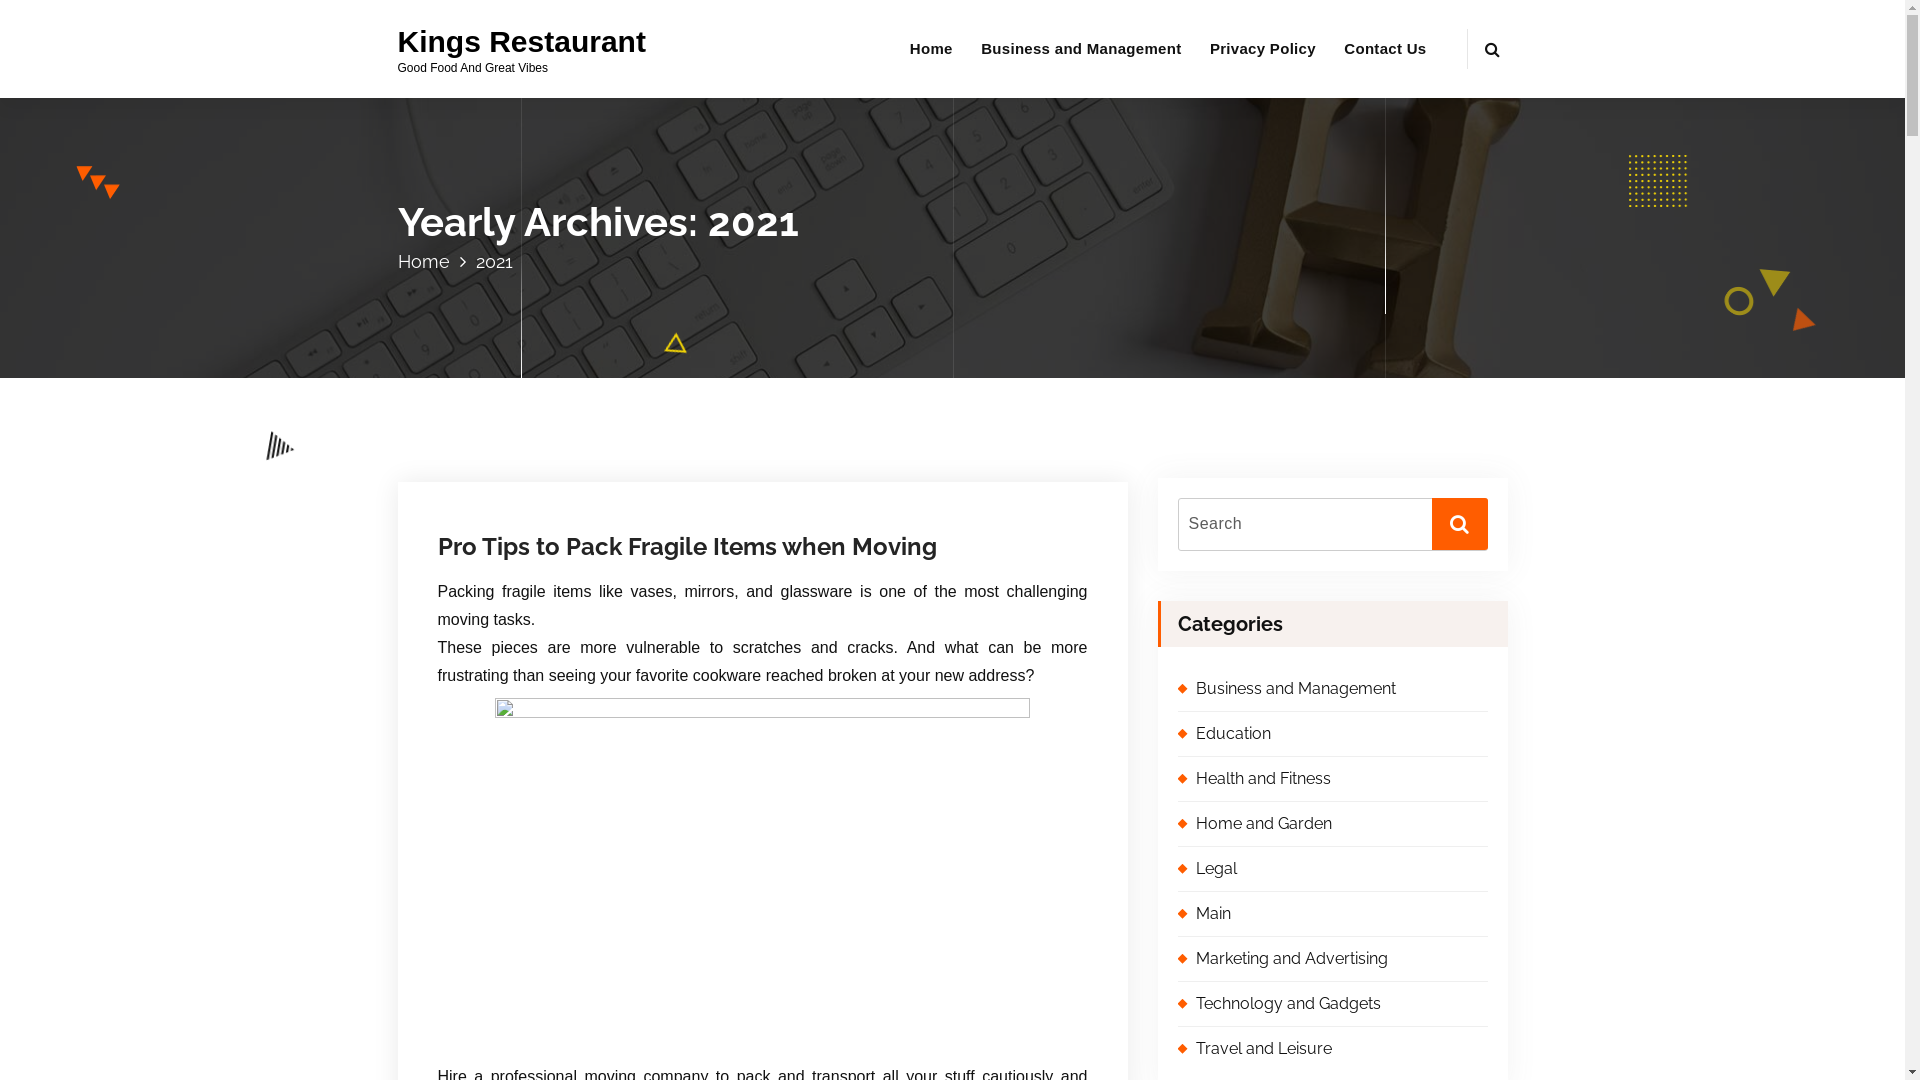  What do you see at coordinates (1333, 778) in the screenshot?
I see `'Health and Fitness'` at bounding box center [1333, 778].